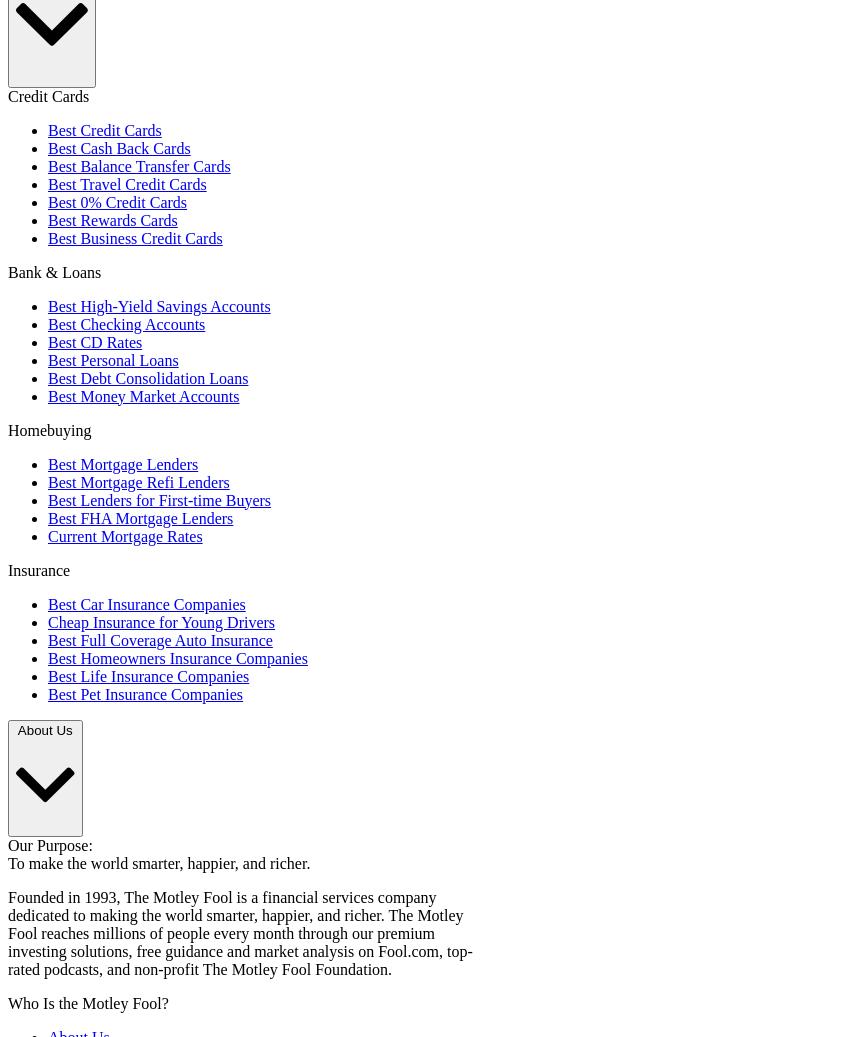 Image resolution: width=851 pixels, height=1037 pixels. I want to click on 'Best Lenders for First-time Buyers', so click(158, 498).